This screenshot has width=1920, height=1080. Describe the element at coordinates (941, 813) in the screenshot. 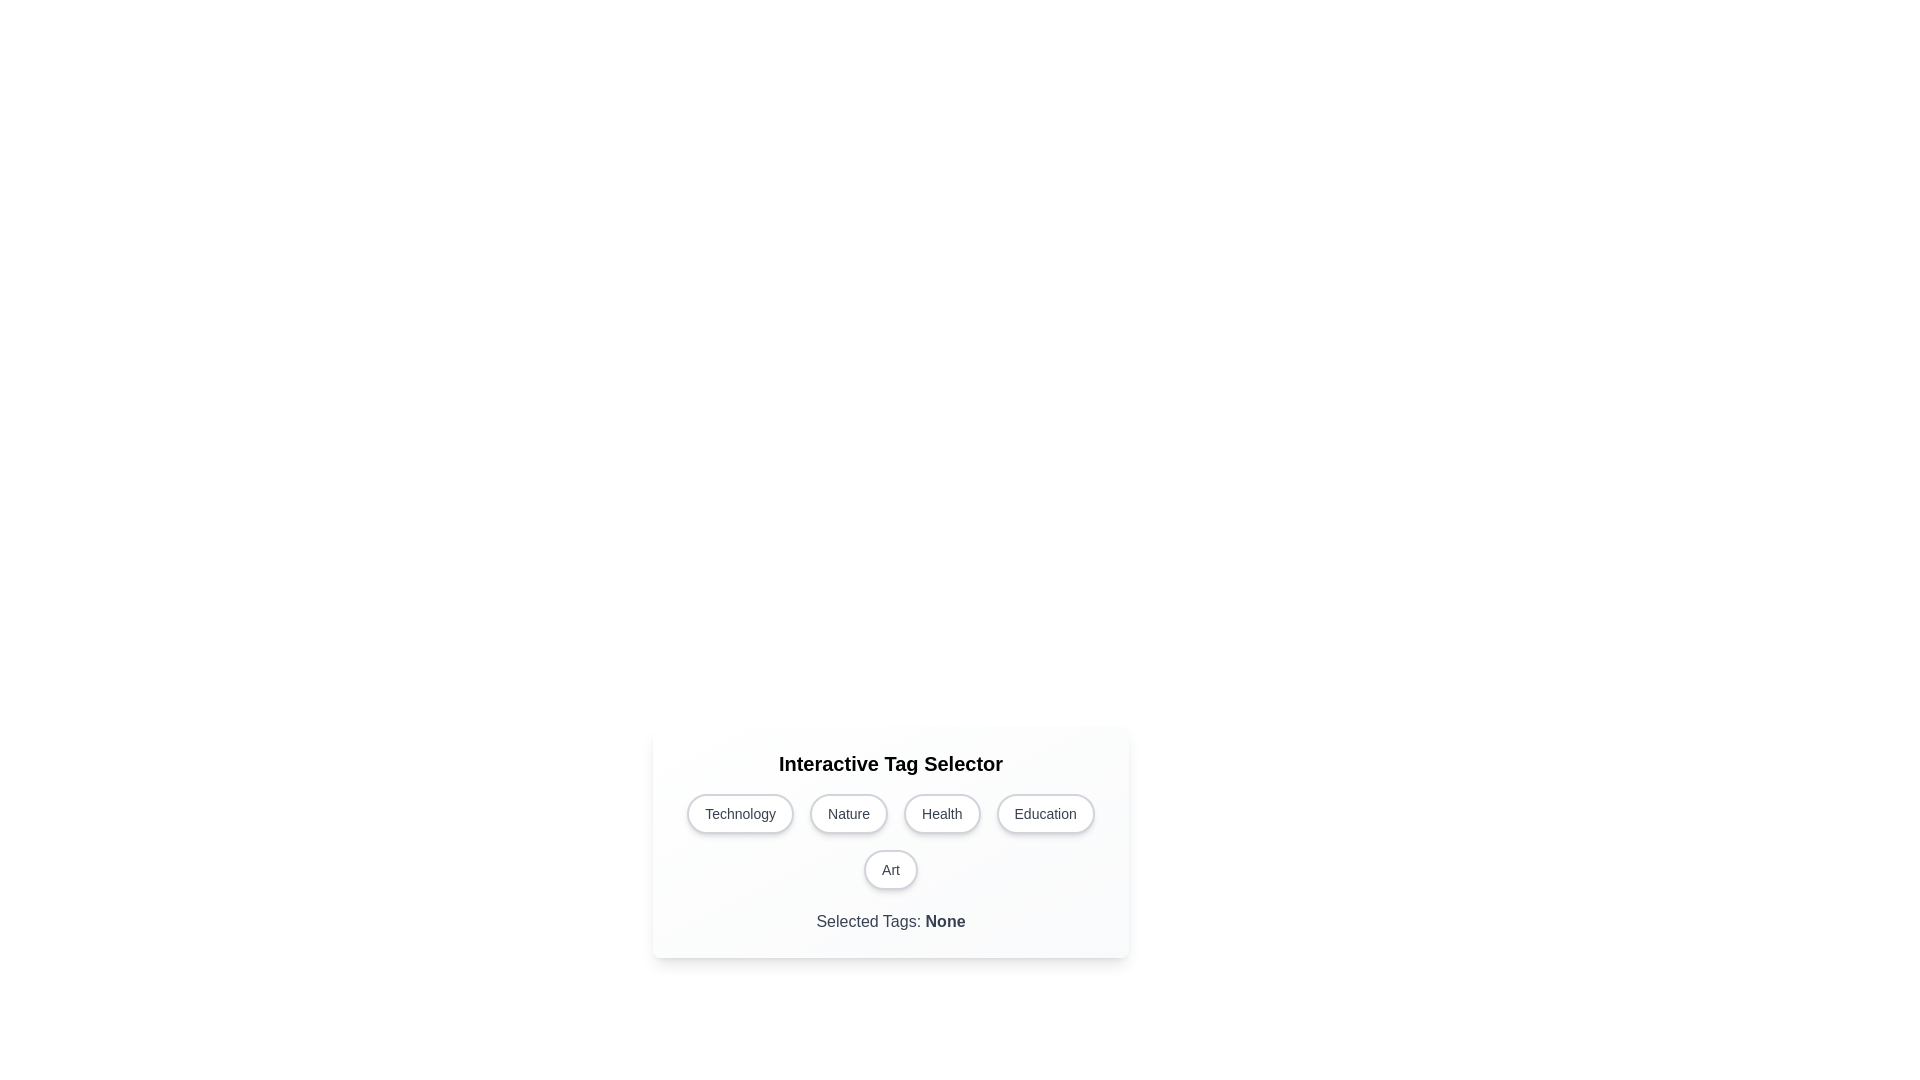

I see `the Health tag to select or deselect it` at that location.